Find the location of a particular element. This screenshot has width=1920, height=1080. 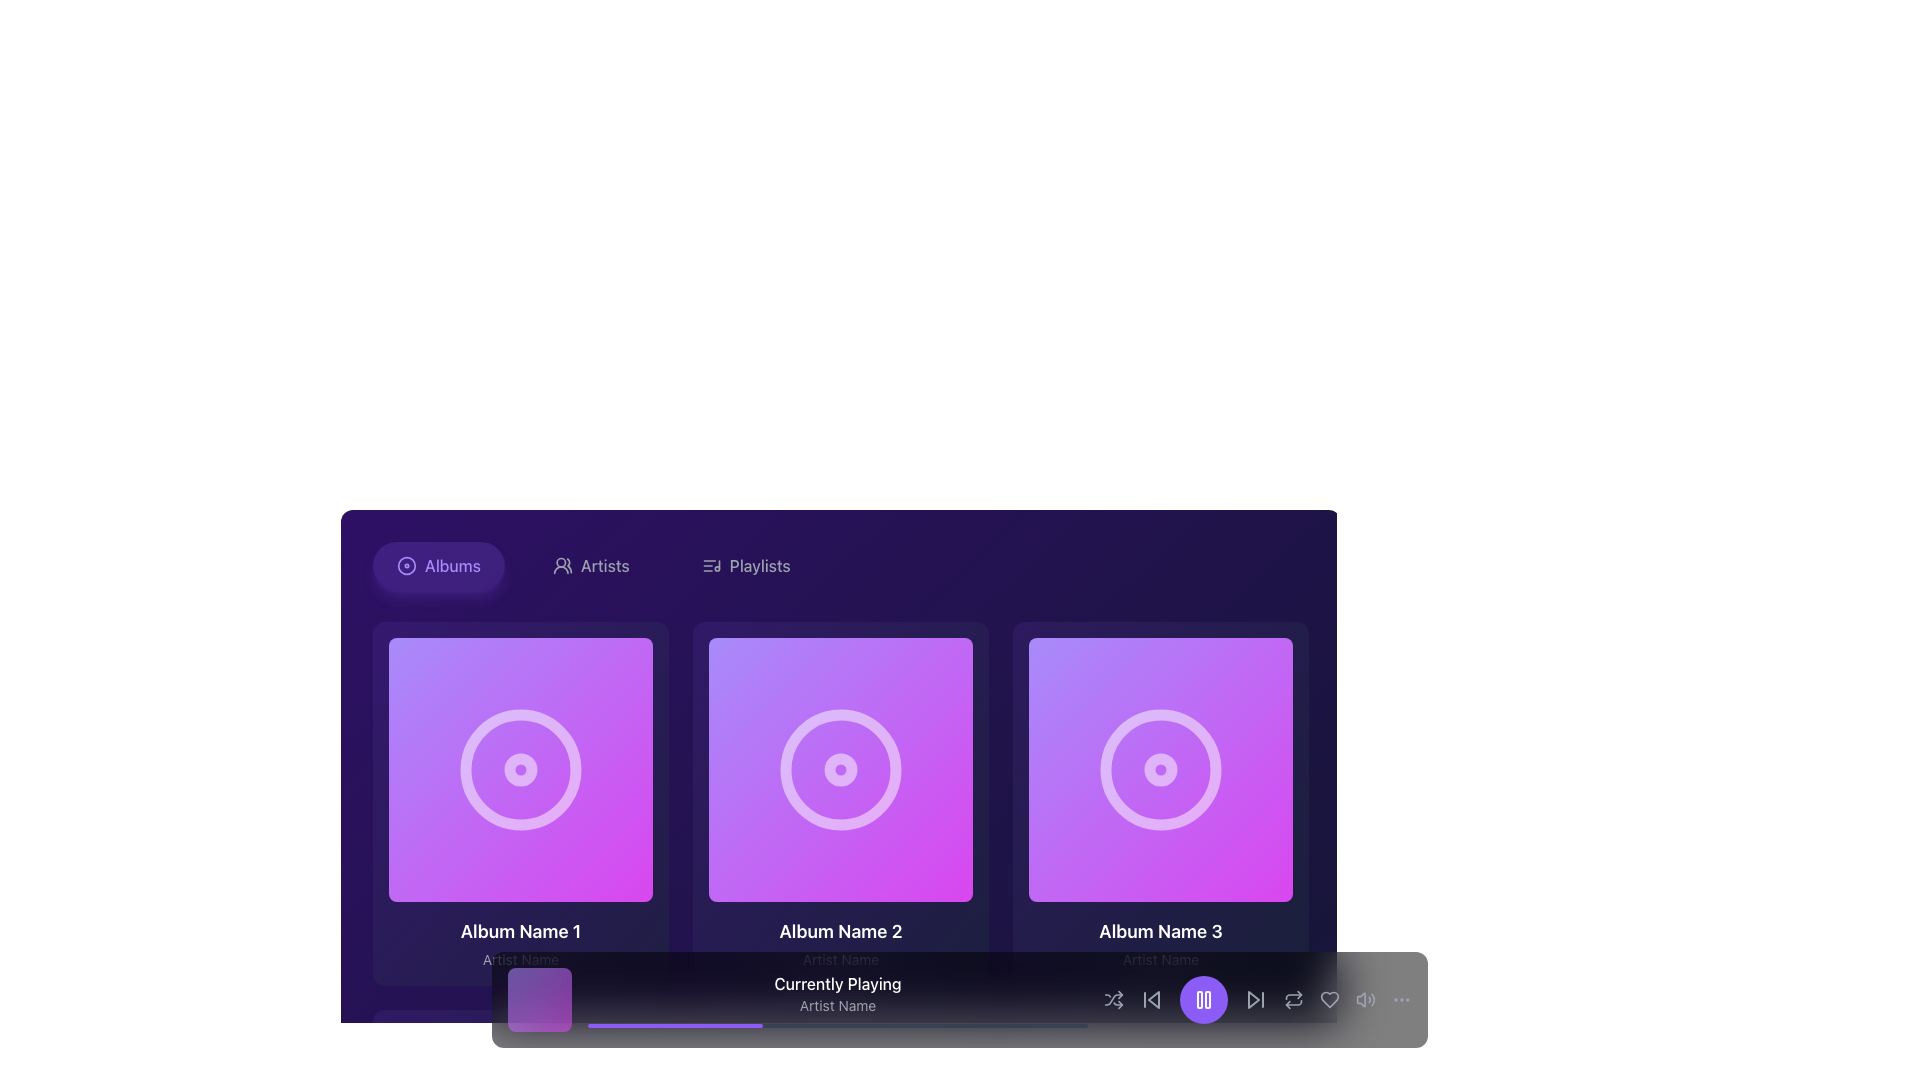

the shuffle icon located centrally within the bottom bar of the application interface, which serves as a visual indicator for a shuffle or mix function is located at coordinates (1112, 999).